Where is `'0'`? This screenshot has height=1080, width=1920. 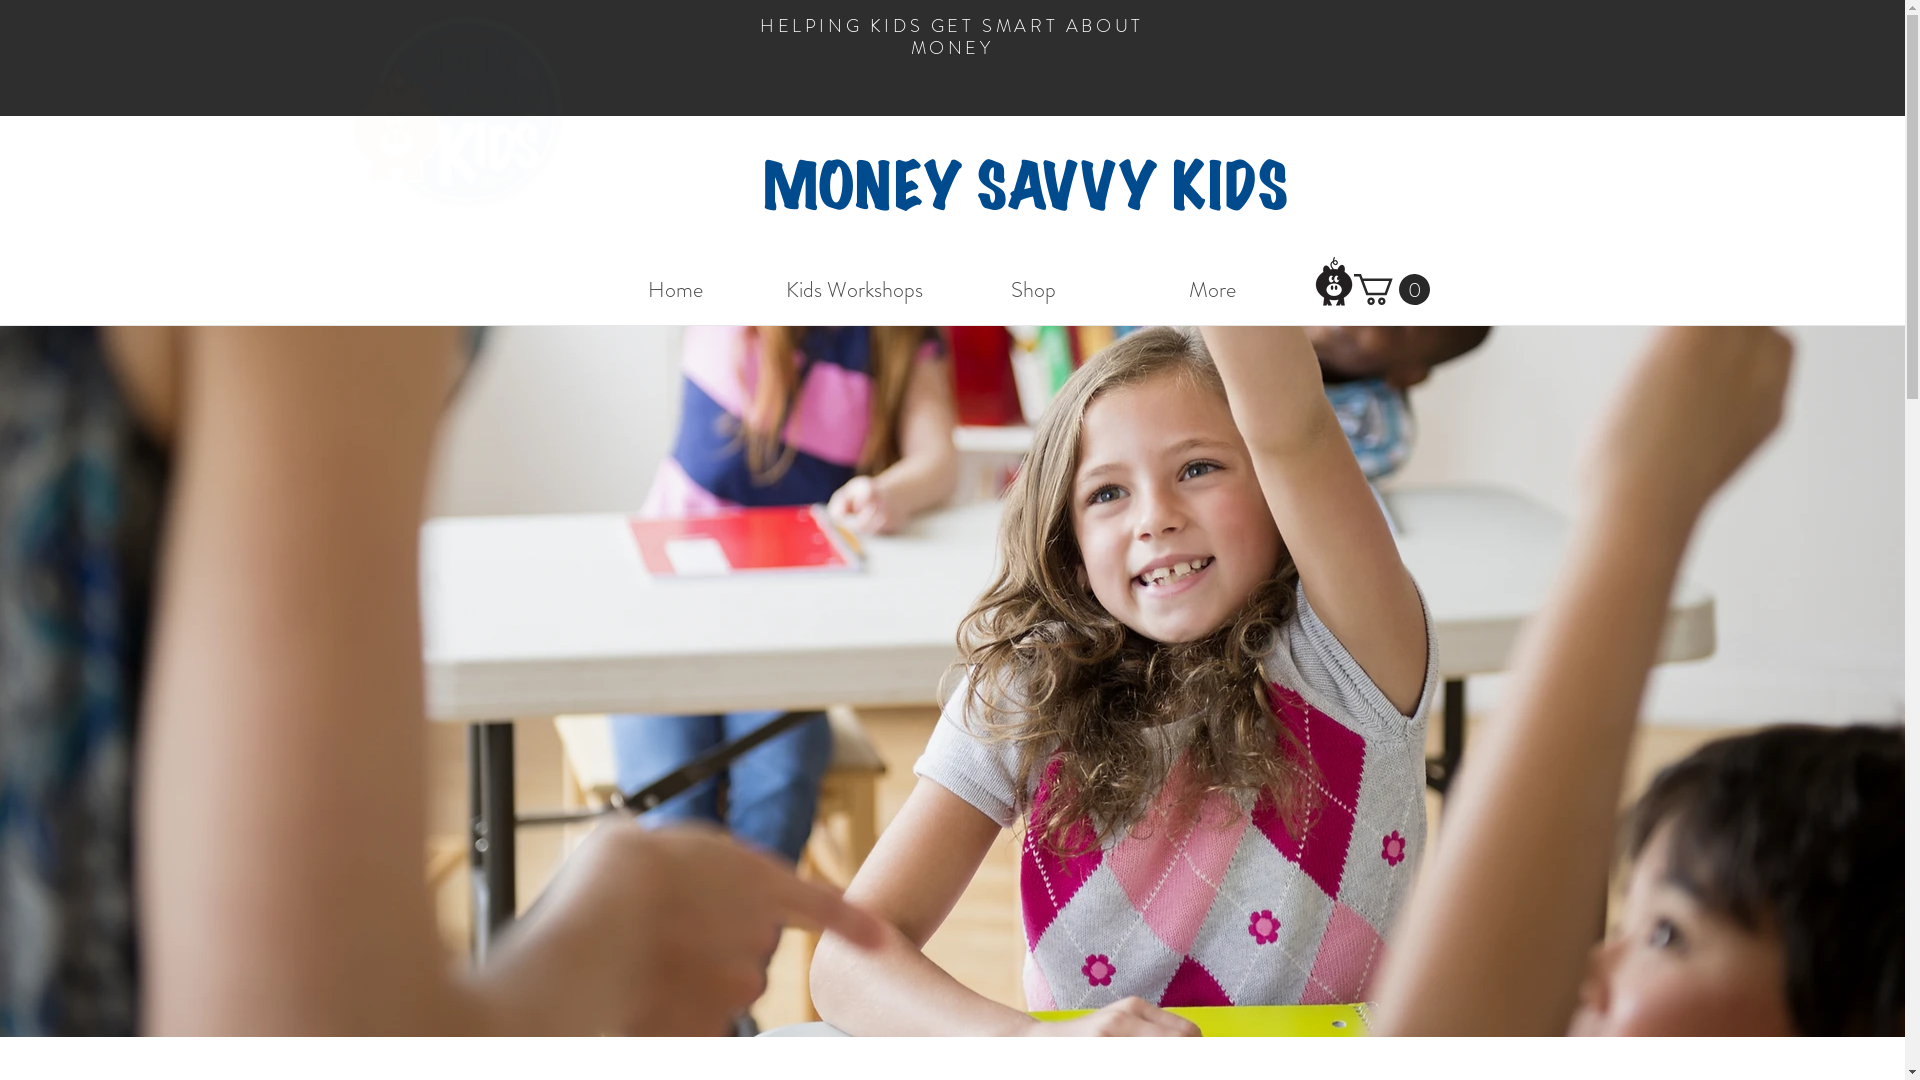
'0' is located at coordinates (1391, 289).